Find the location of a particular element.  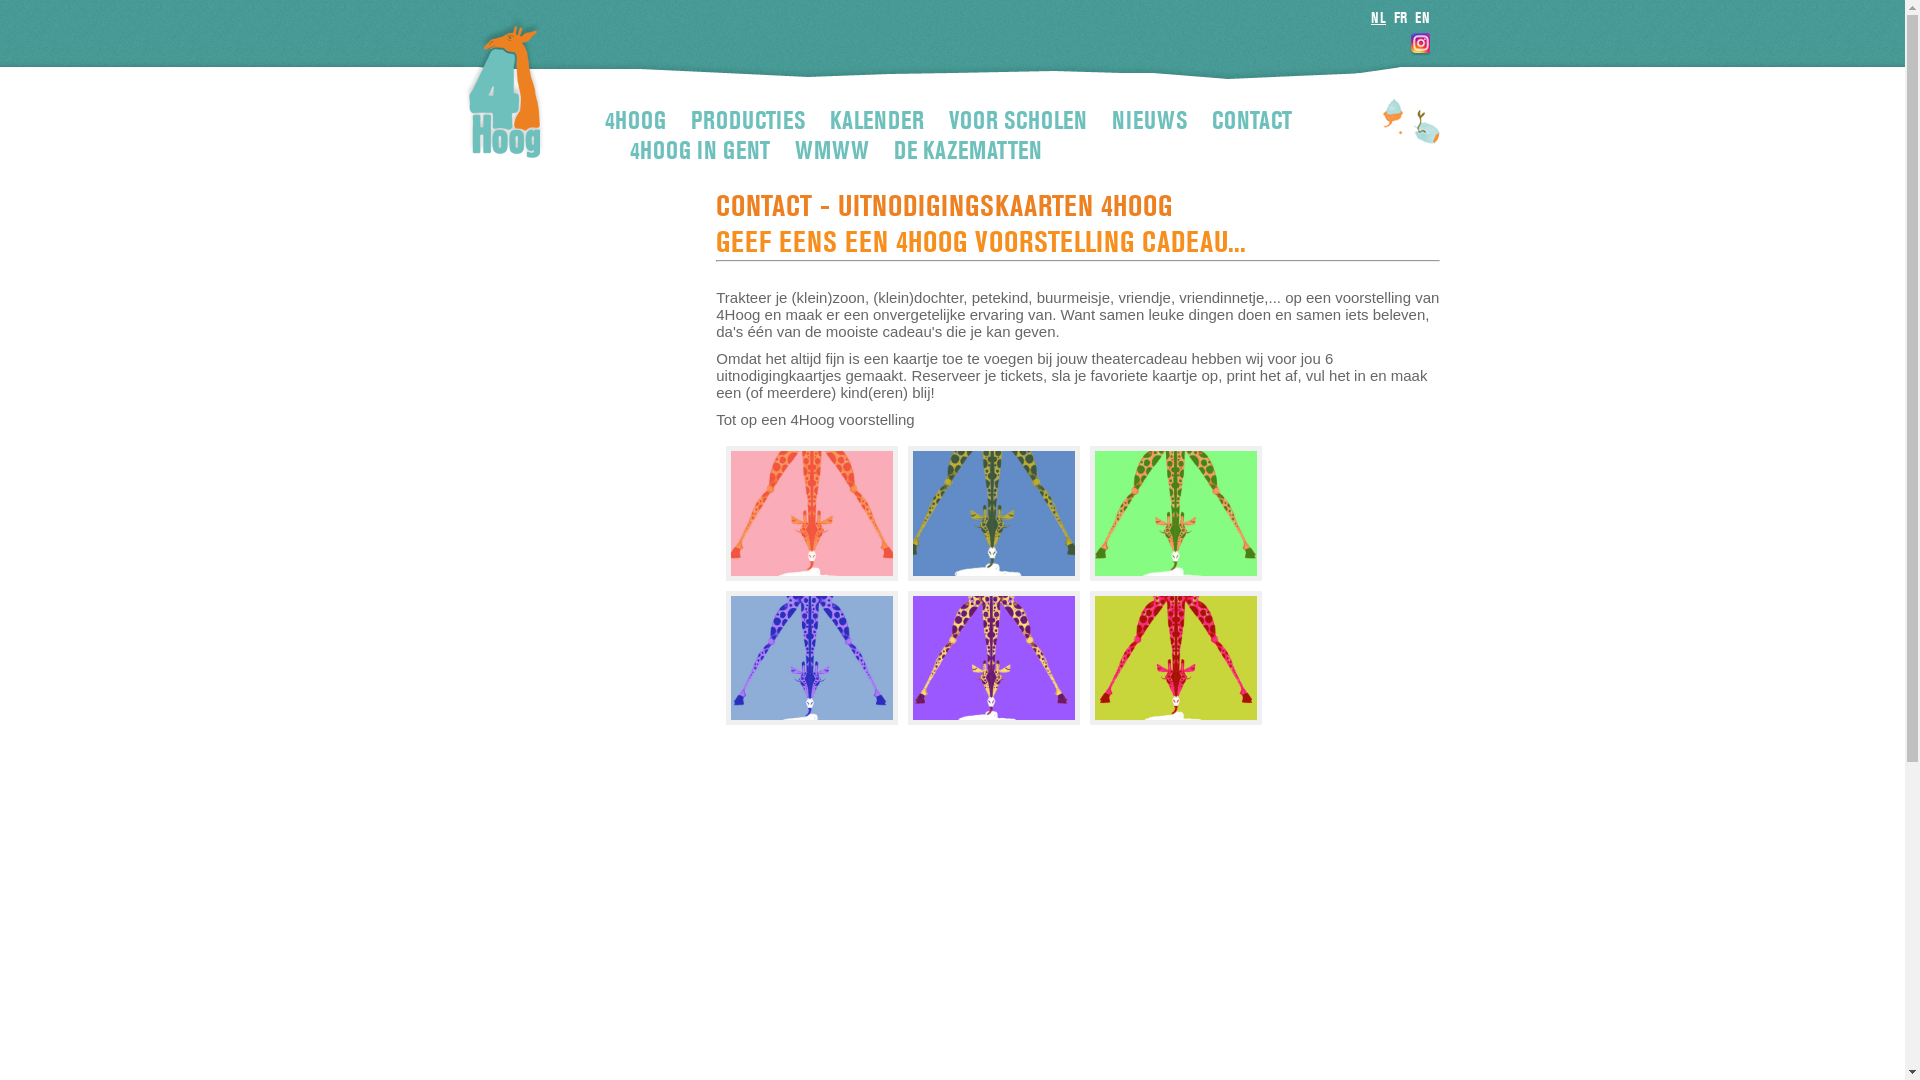

'PRODUCTIES' is located at coordinates (691, 120).